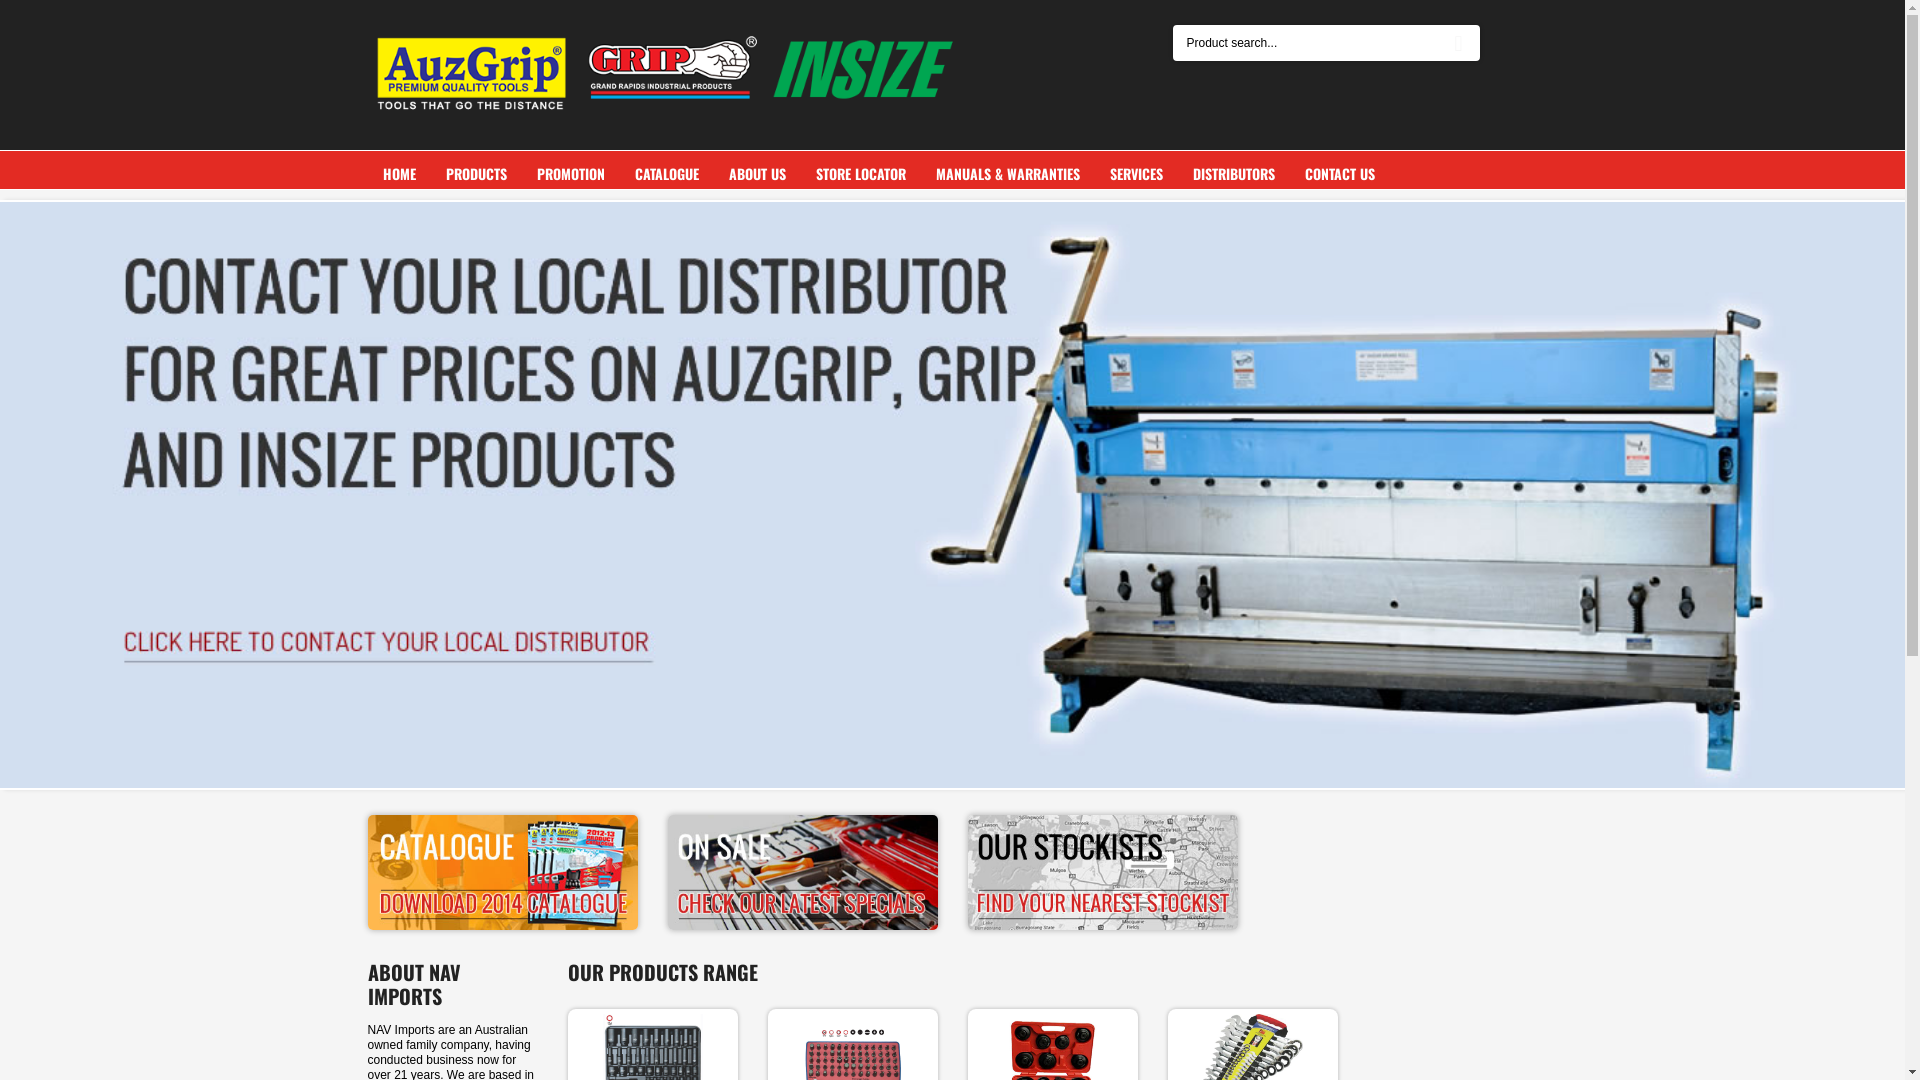  What do you see at coordinates (399, 173) in the screenshot?
I see `'HOME'` at bounding box center [399, 173].